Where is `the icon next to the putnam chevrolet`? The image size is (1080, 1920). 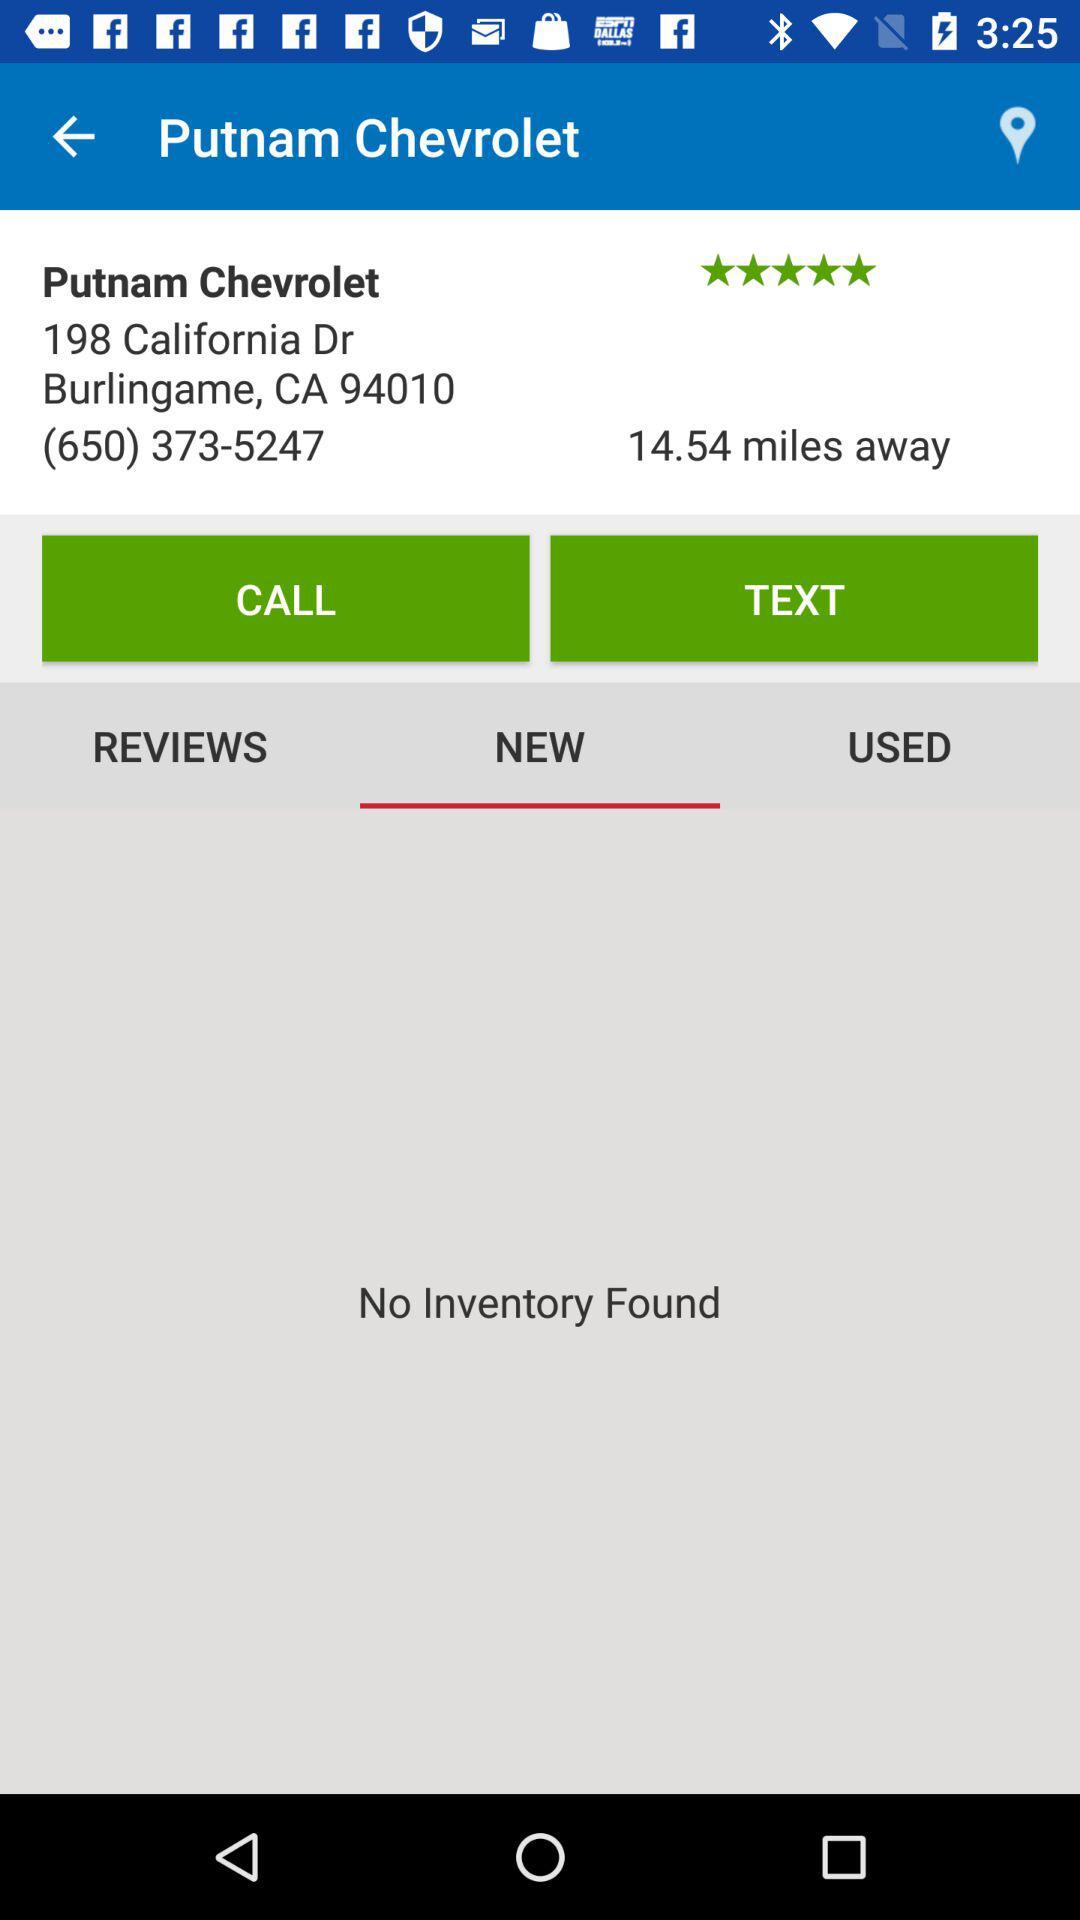 the icon next to the putnam chevrolet is located at coordinates (72, 135).